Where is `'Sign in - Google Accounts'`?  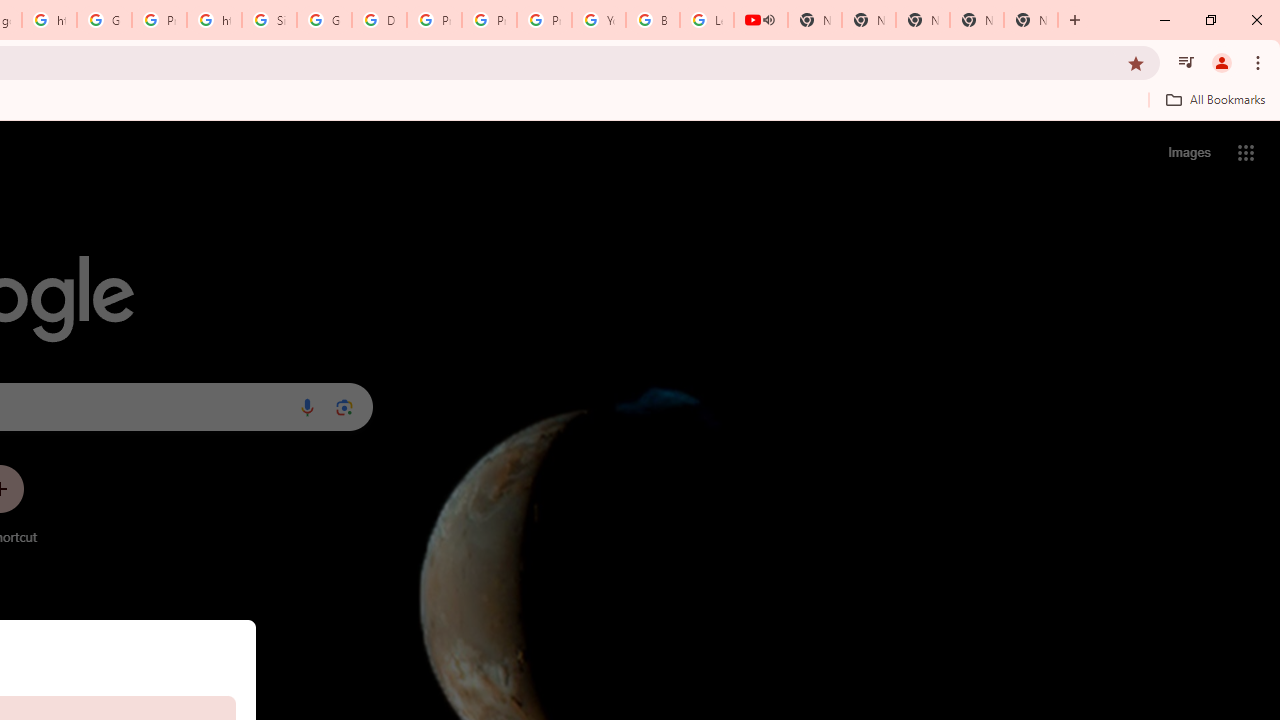 'Sign in - Google Accounts' is located at coordinates (268, 20).